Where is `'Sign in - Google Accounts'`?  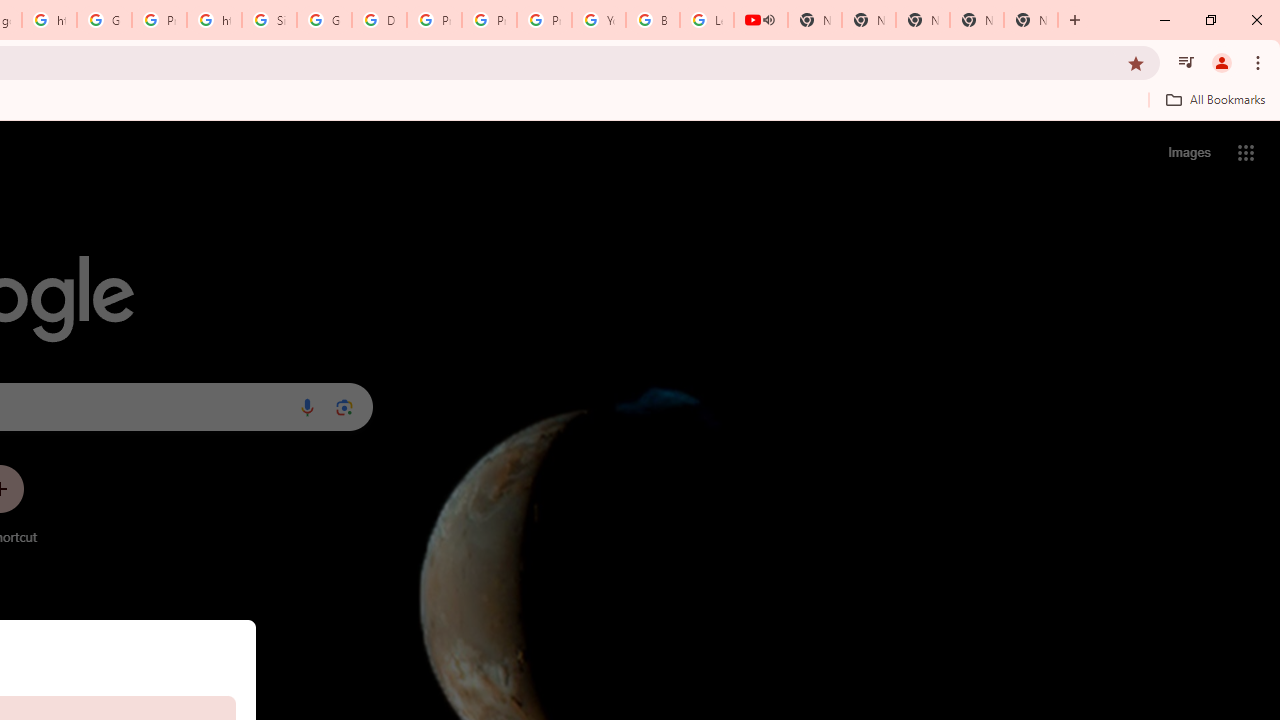 'Sign in - Google Accounts' is located at coordinates (268, 20).